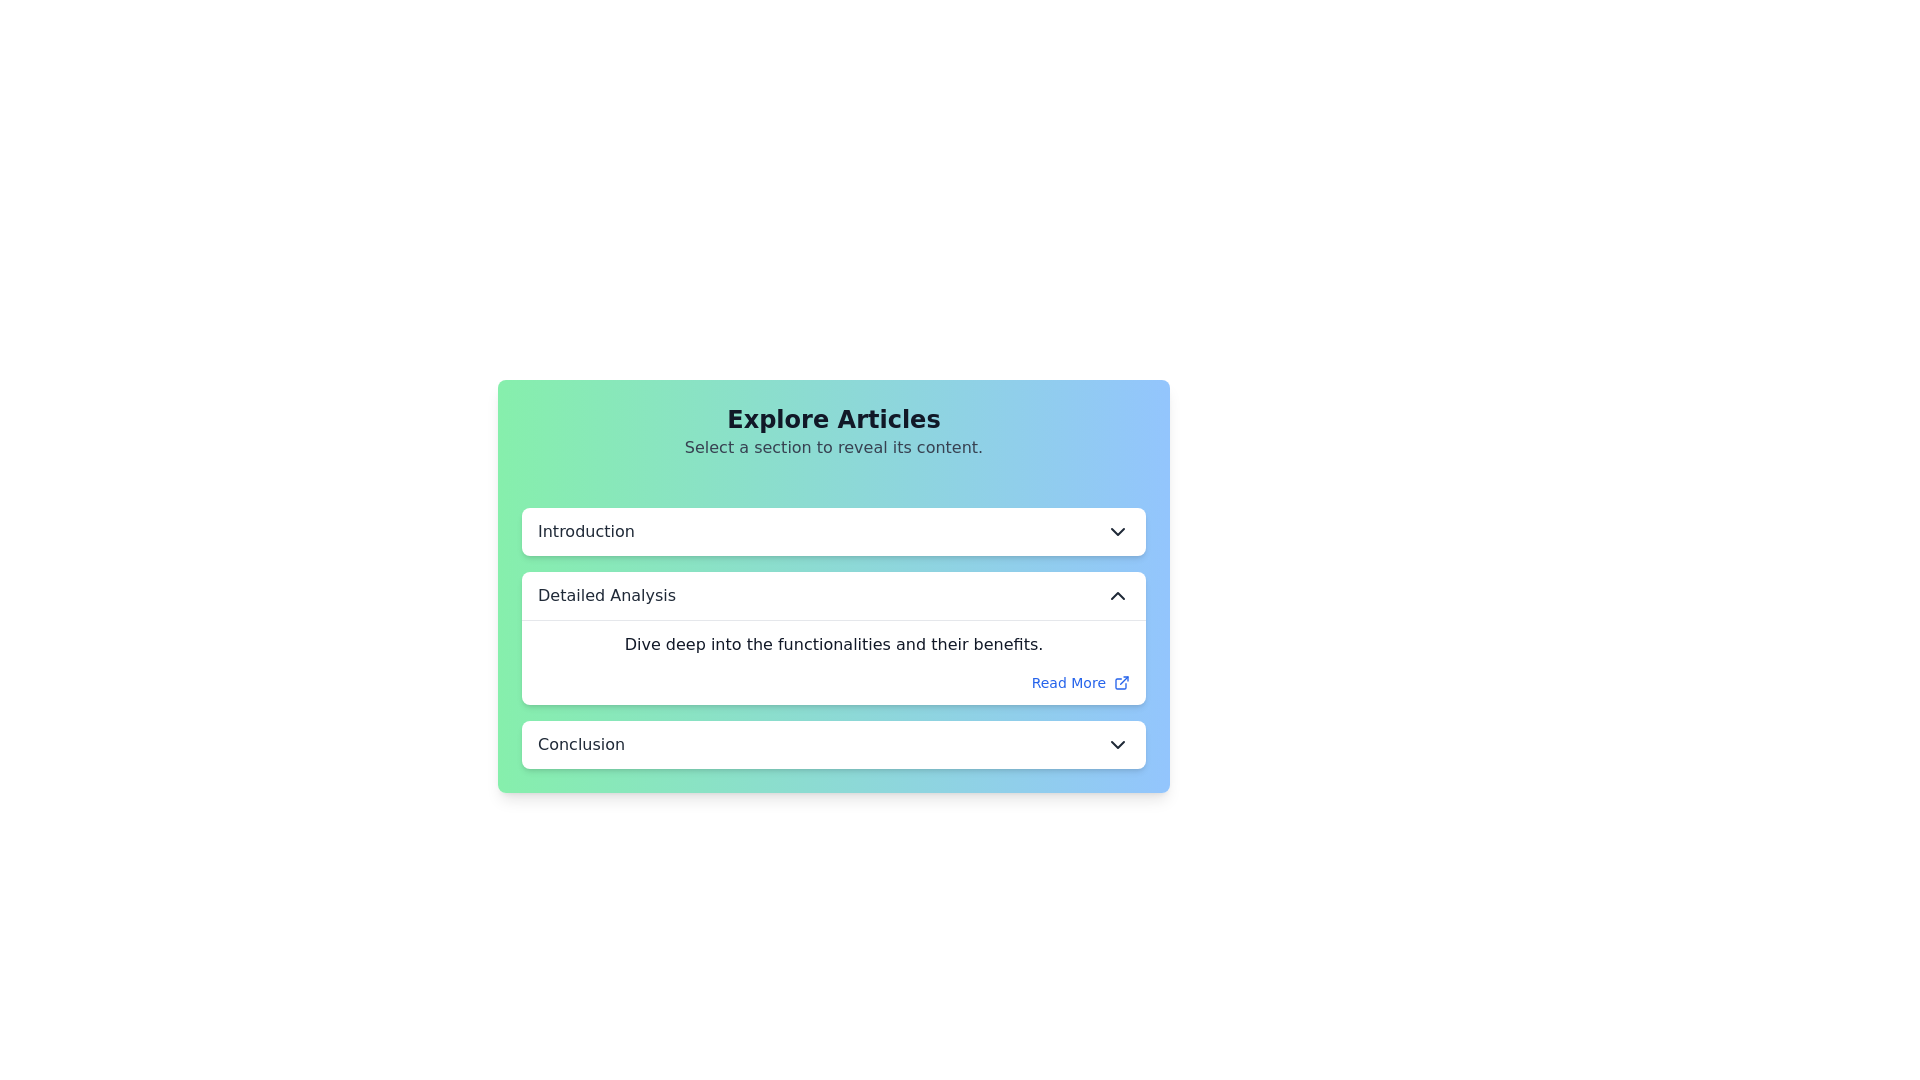 This screenshot has width=1920, height=1080. Describe the element at coordinates (606, 595) in the screenshot. I see `the clickable Text component that serves as a label for the 'Detailed Analysis' menu option, located between the 'Introduction' and 'Conclusion' sections` at that location.